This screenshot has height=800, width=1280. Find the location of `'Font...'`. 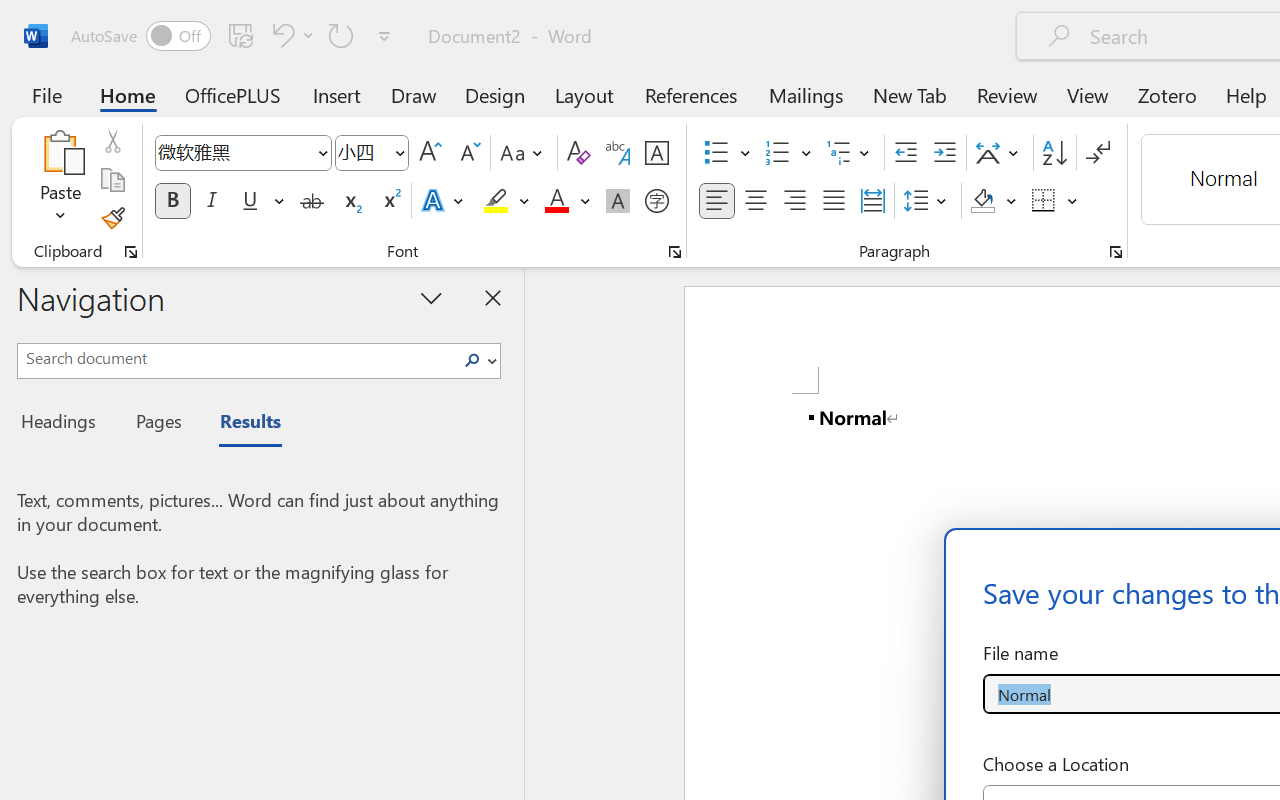

'Font...' is located at coordinates (675, 251).